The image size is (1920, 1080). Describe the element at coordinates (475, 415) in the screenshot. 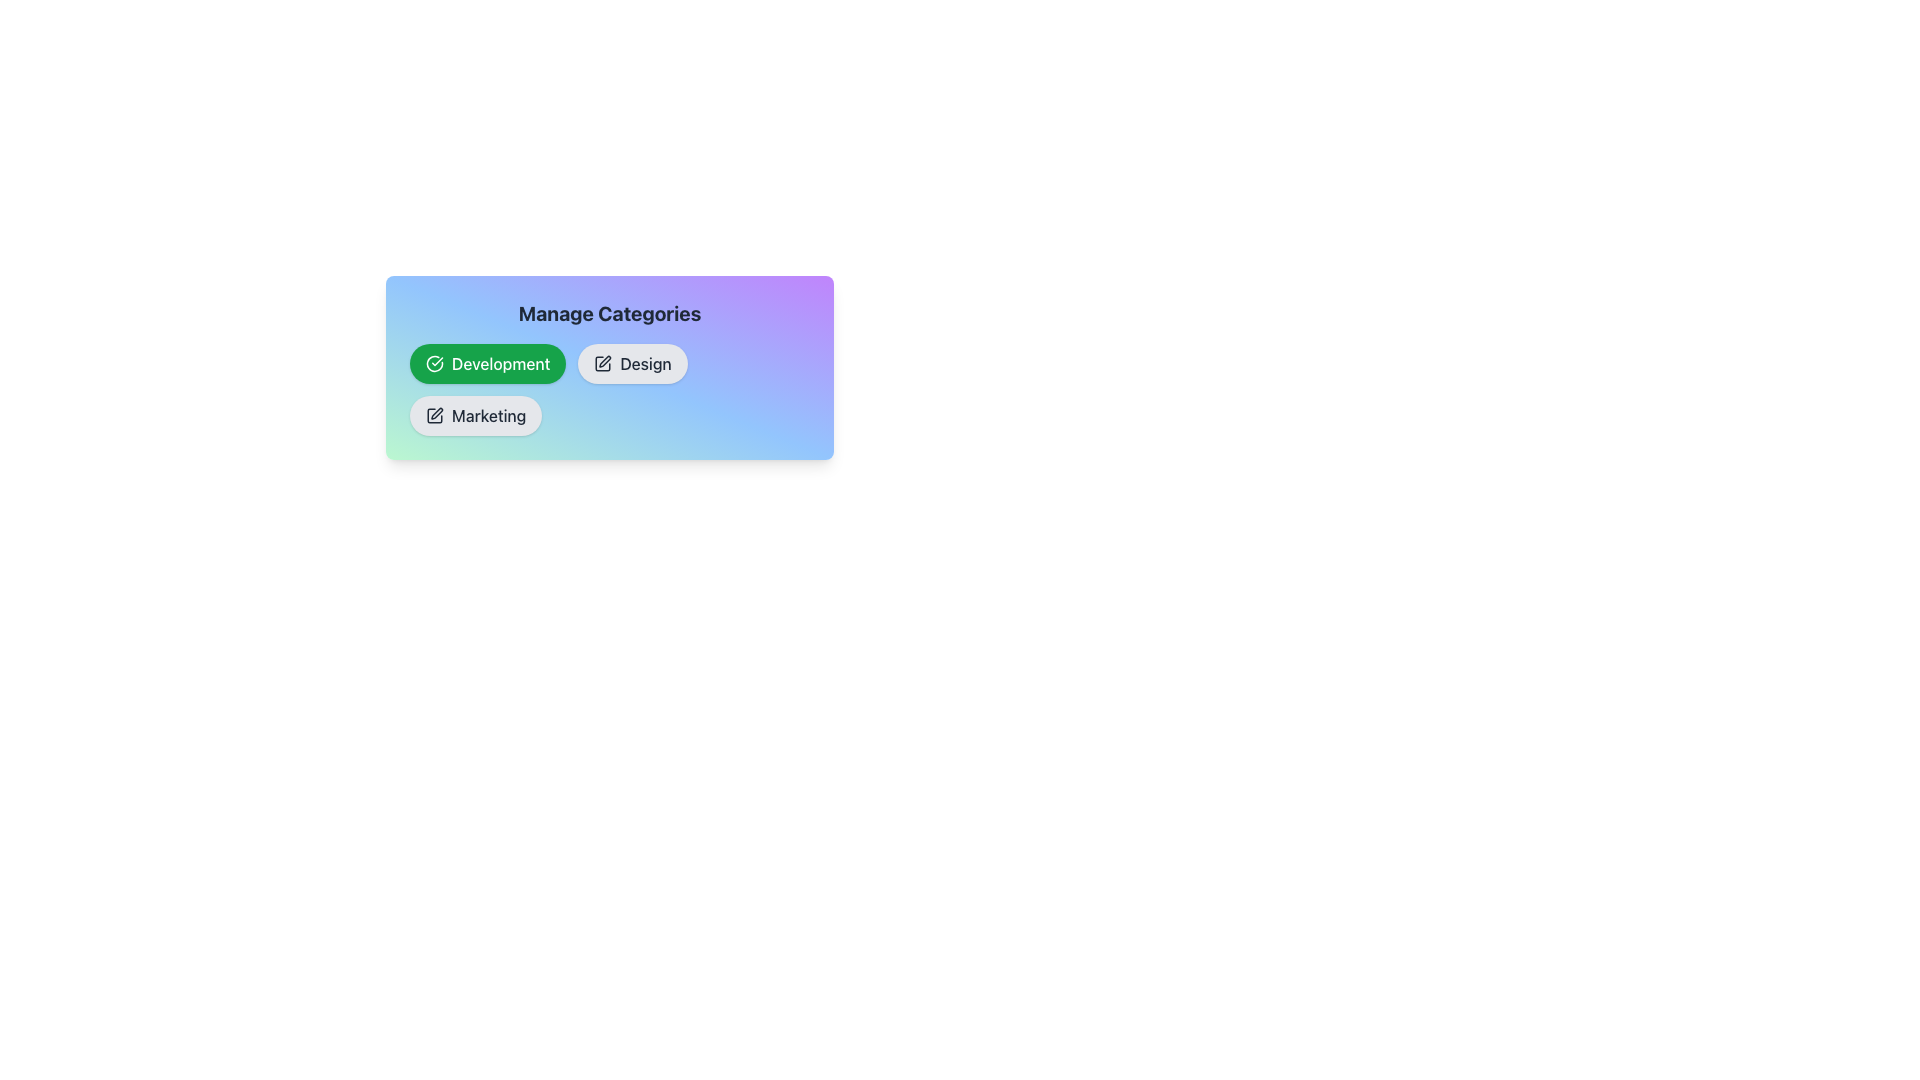

I see `the 'Marketing' button, which is the third button in a vertical alignment below the 'Development' and 'Design' buttons` at that location.